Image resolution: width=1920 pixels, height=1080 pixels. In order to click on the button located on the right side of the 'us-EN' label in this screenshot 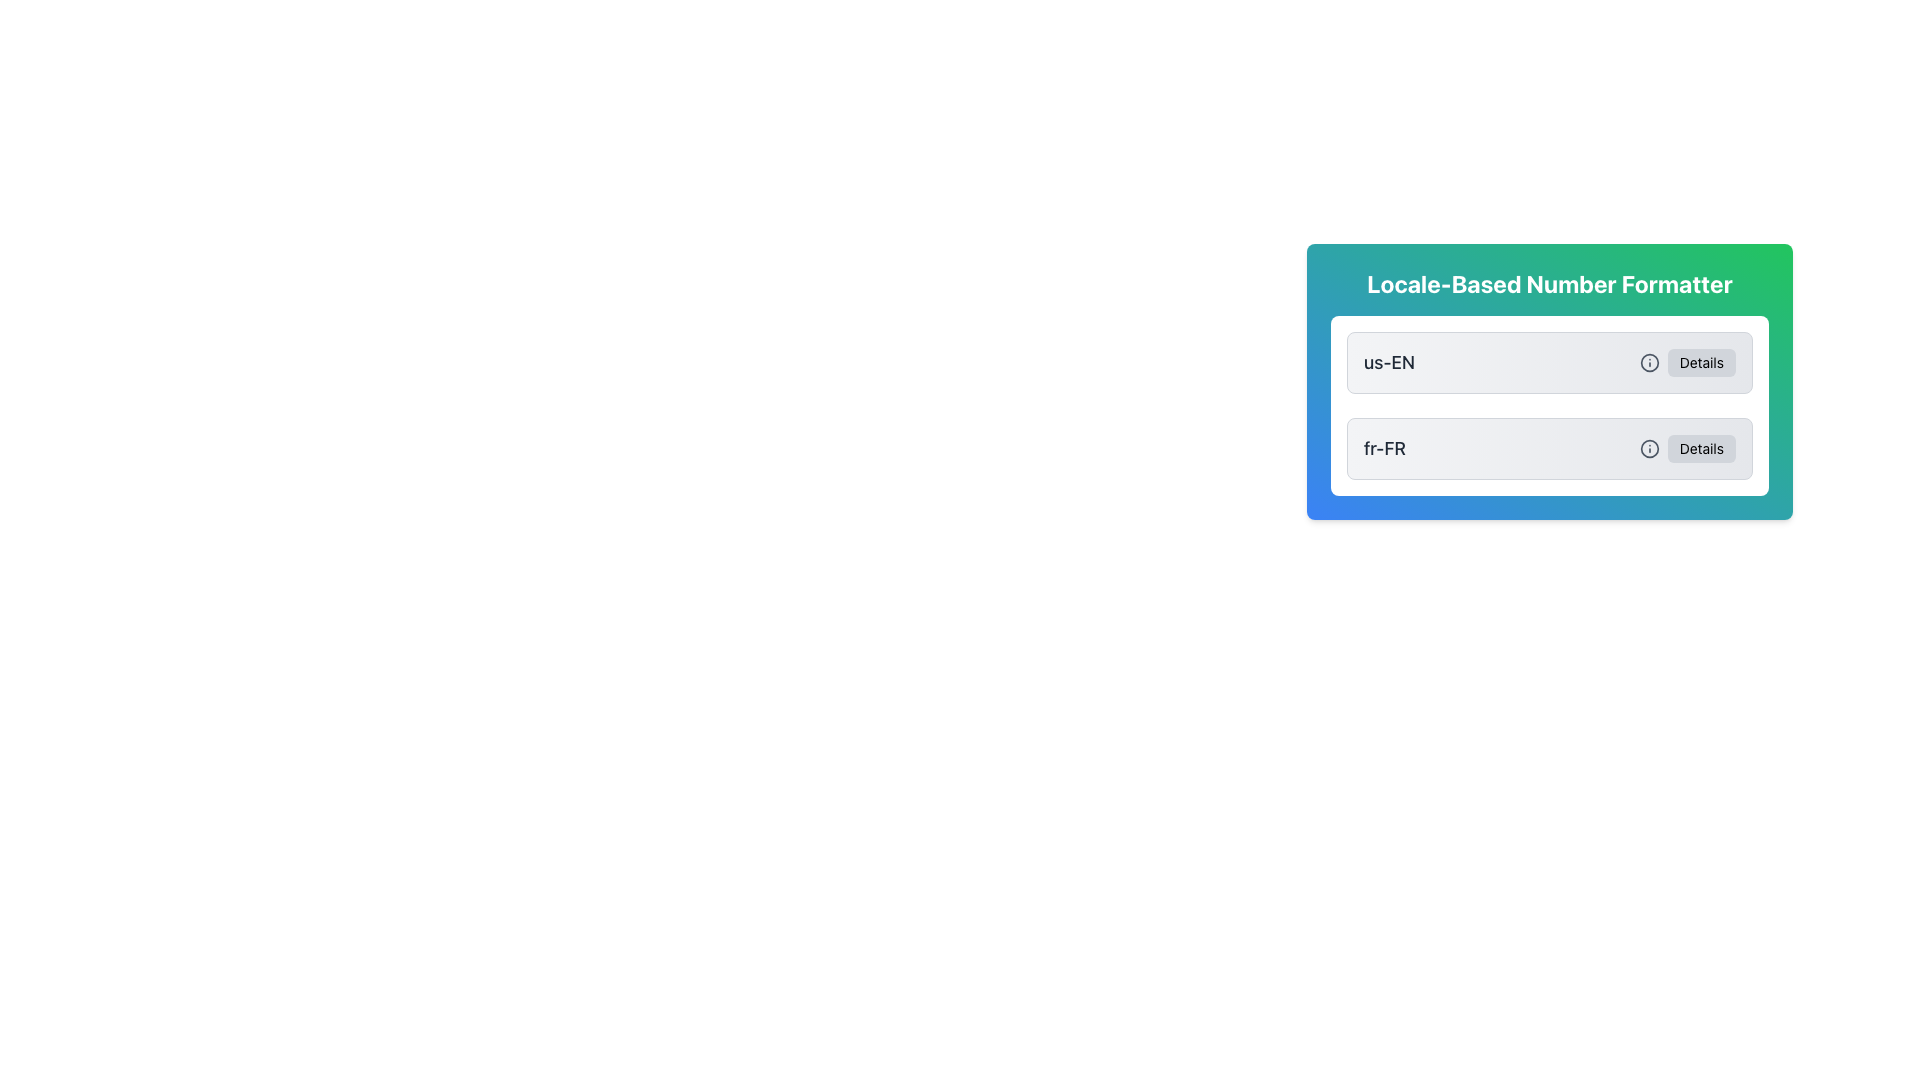, I will do `click(1700, 362)`.